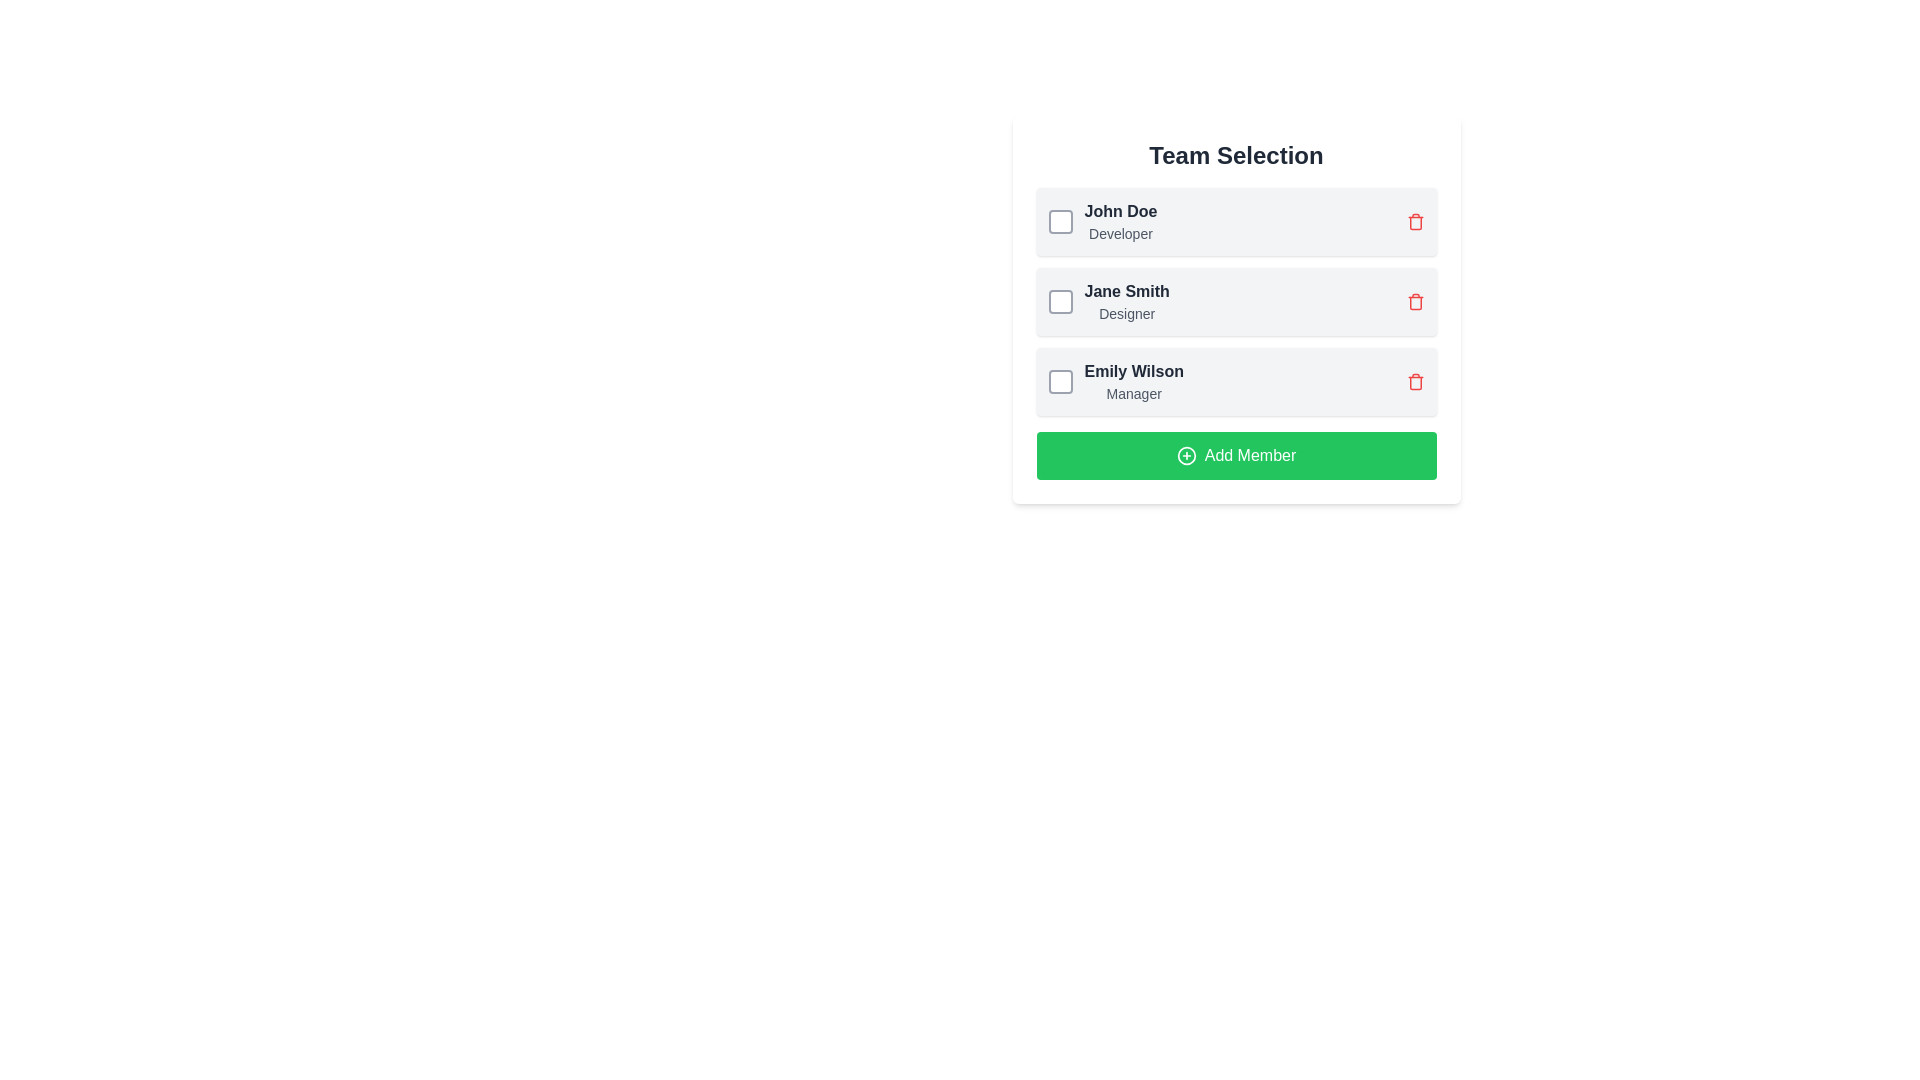 The width and height of the screenshot is (1920, 1080). What do you see at coordinates (1414, 301) in the screenshot?
I see `the red trash can icon button, which is the rightmost interactive element aligned with the row containing 'Jane Smith' and 'Designer'` at bounding box center [1414, 301].